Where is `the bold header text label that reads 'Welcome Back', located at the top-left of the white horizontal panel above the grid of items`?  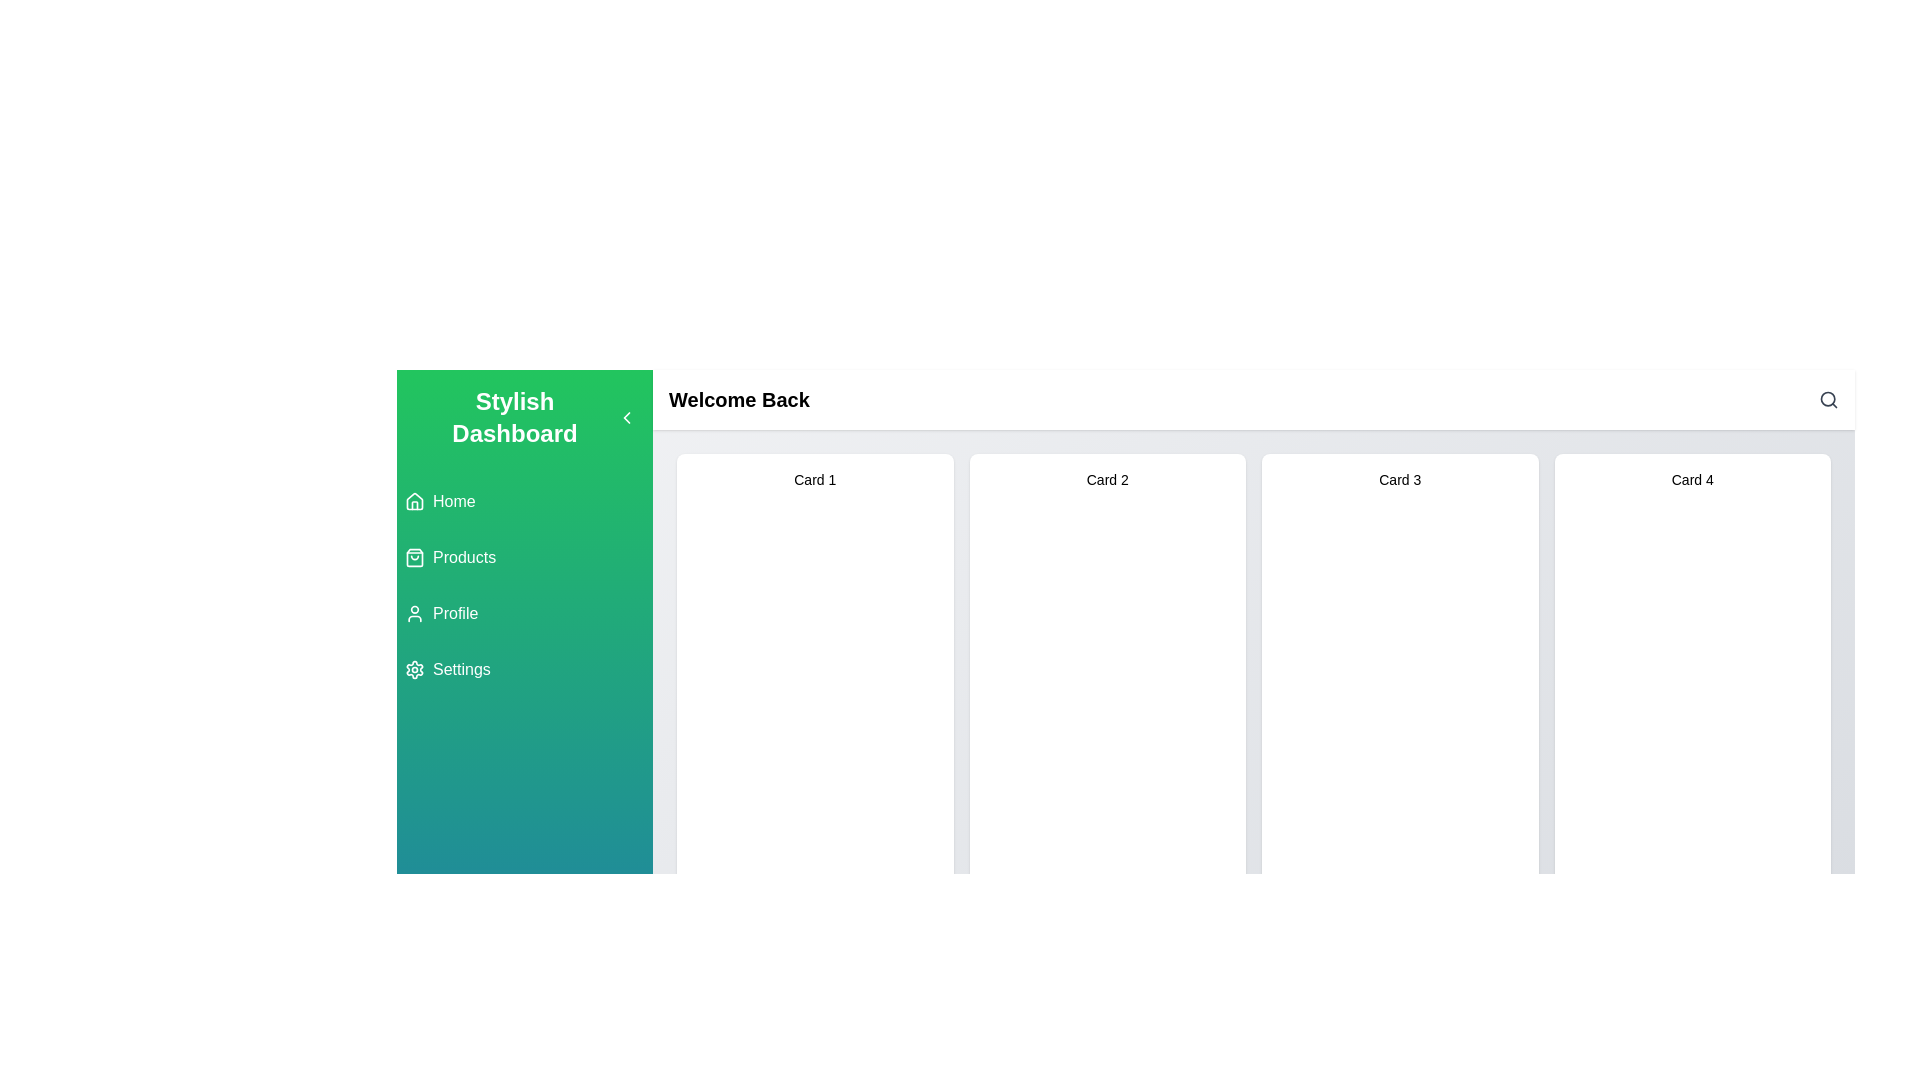 the bold header text label that reads 'Welcome Back', located at the top-left of the white horizontal panel above the grid of items is located at coordinates (738, 400).